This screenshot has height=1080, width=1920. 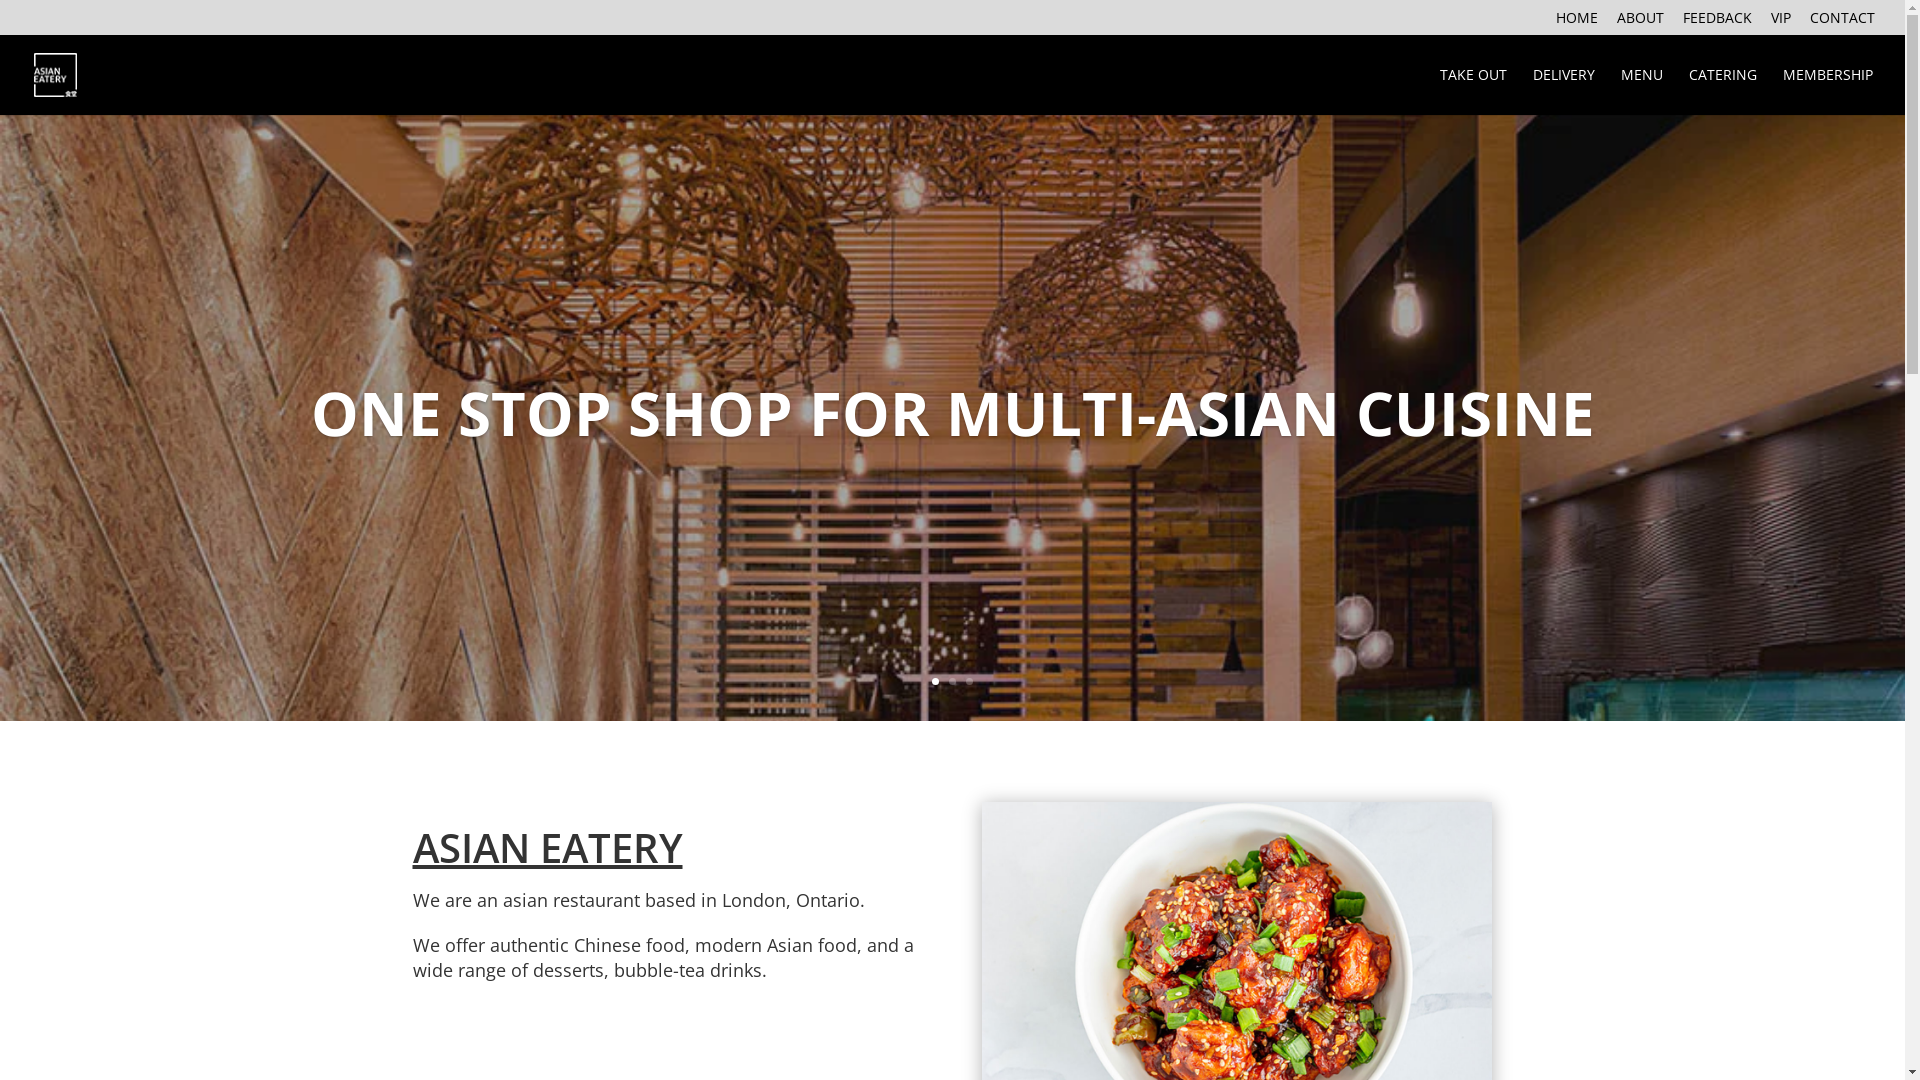 What do you see at coordinates (1576, 22) in the screenshot?
I see `'HOME'` at bounding box center [1576, 22].